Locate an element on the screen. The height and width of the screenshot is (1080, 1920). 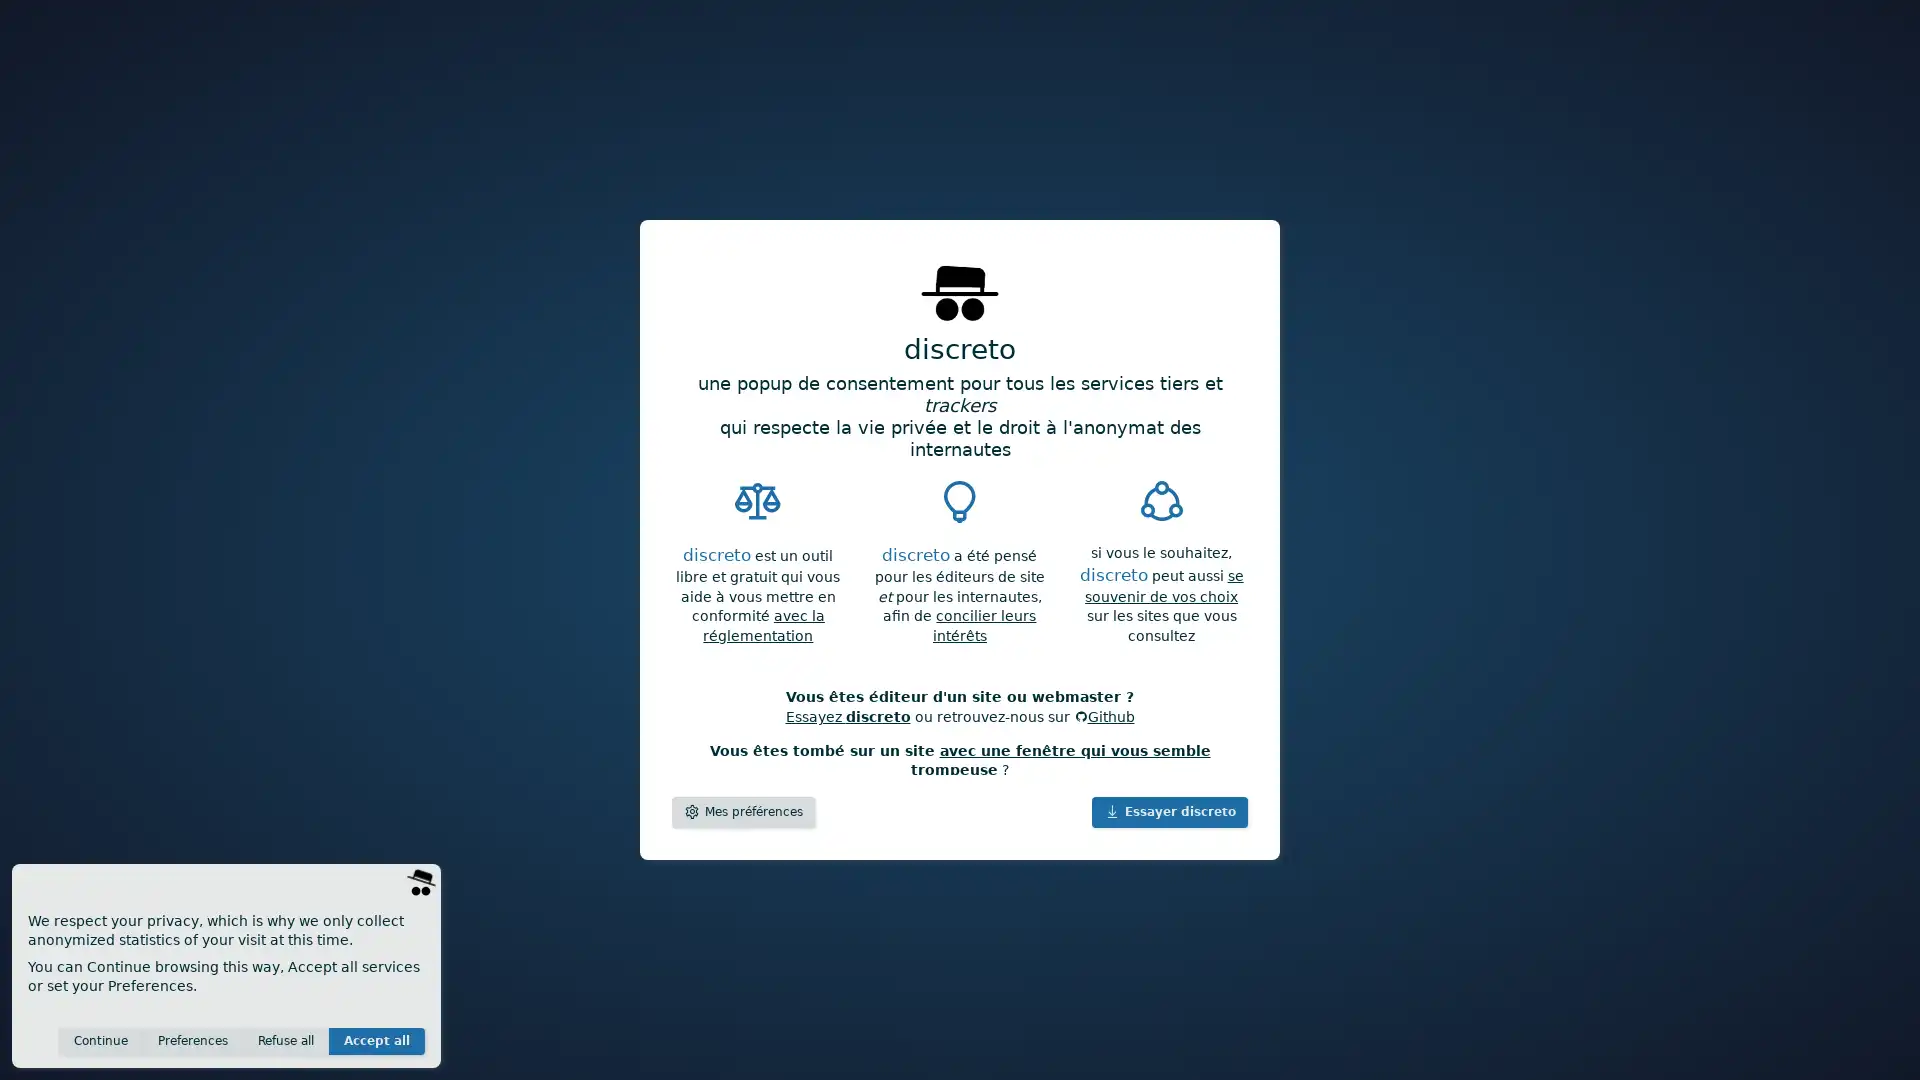
Anonymous is located at coordinates (232, 1048).